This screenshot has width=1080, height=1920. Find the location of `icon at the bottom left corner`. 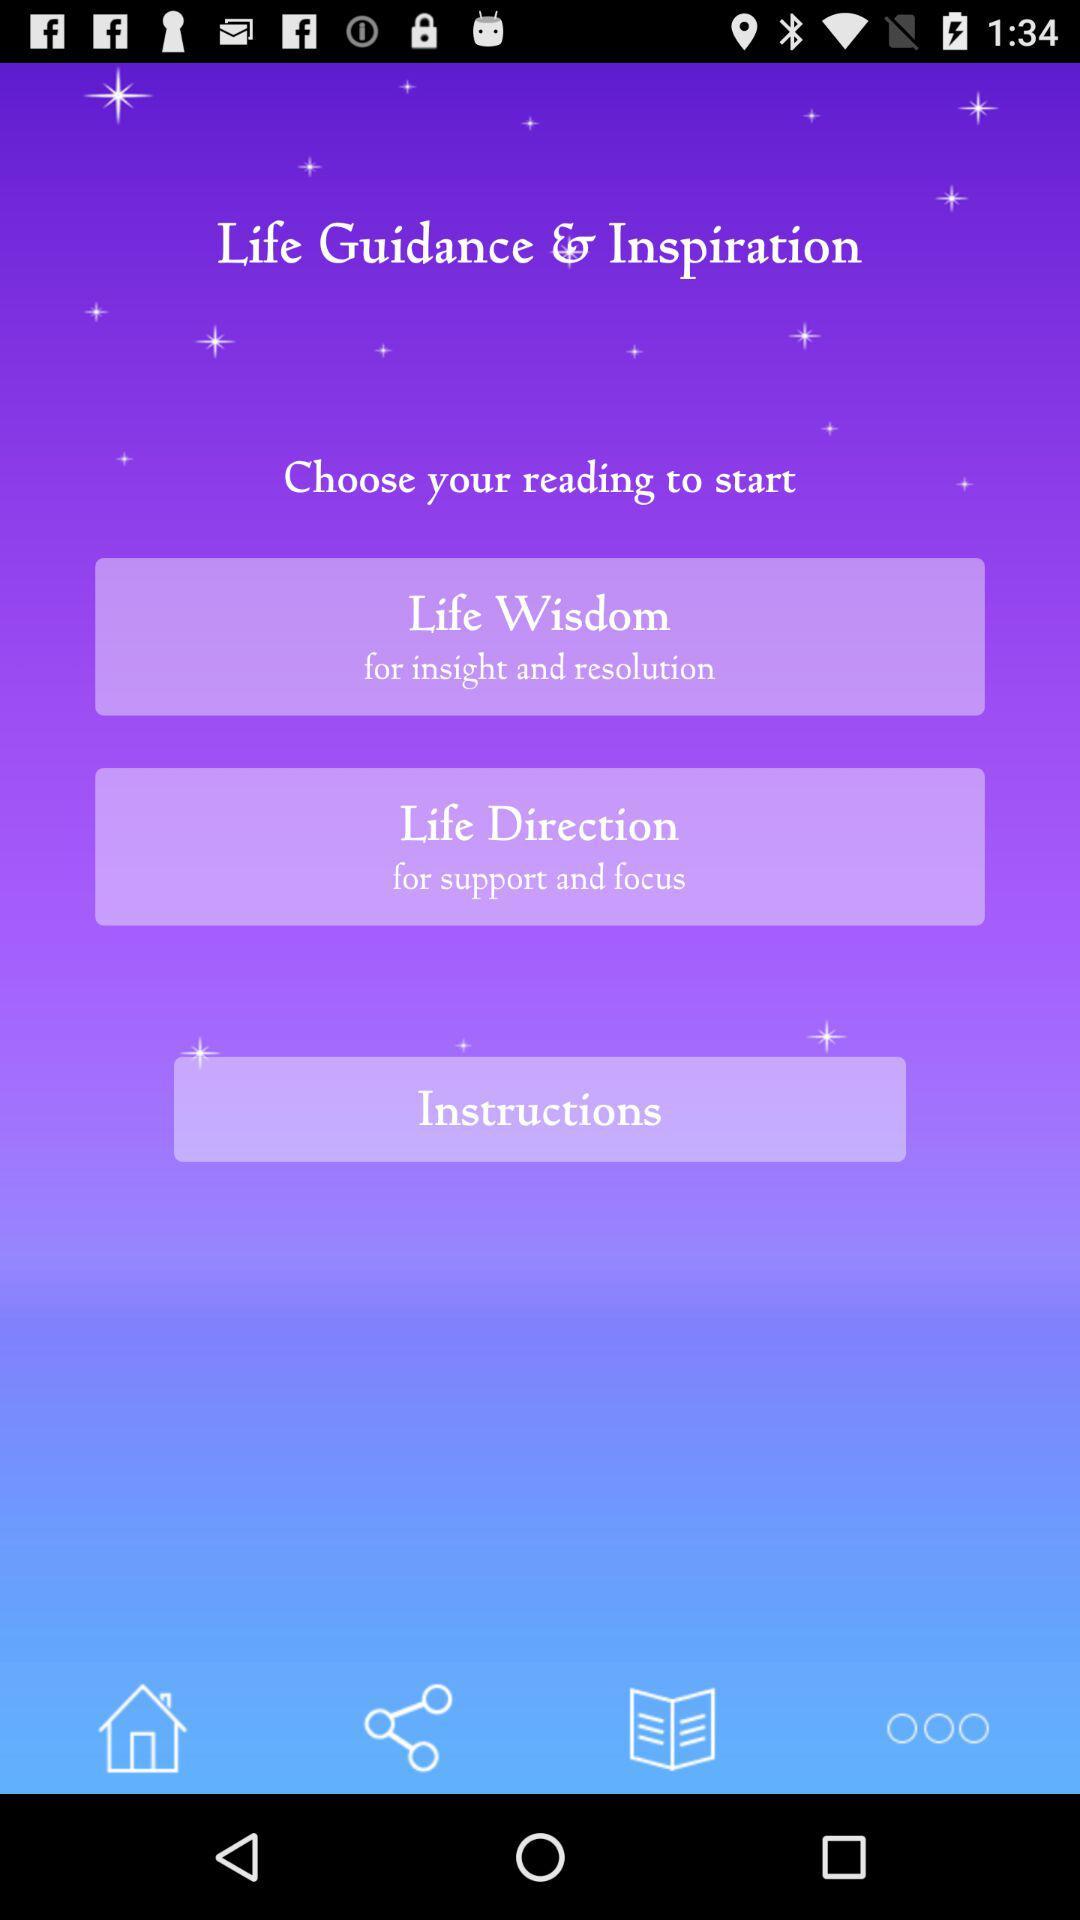

icon at the bottom left corner is located at coordinates (141, 1727).